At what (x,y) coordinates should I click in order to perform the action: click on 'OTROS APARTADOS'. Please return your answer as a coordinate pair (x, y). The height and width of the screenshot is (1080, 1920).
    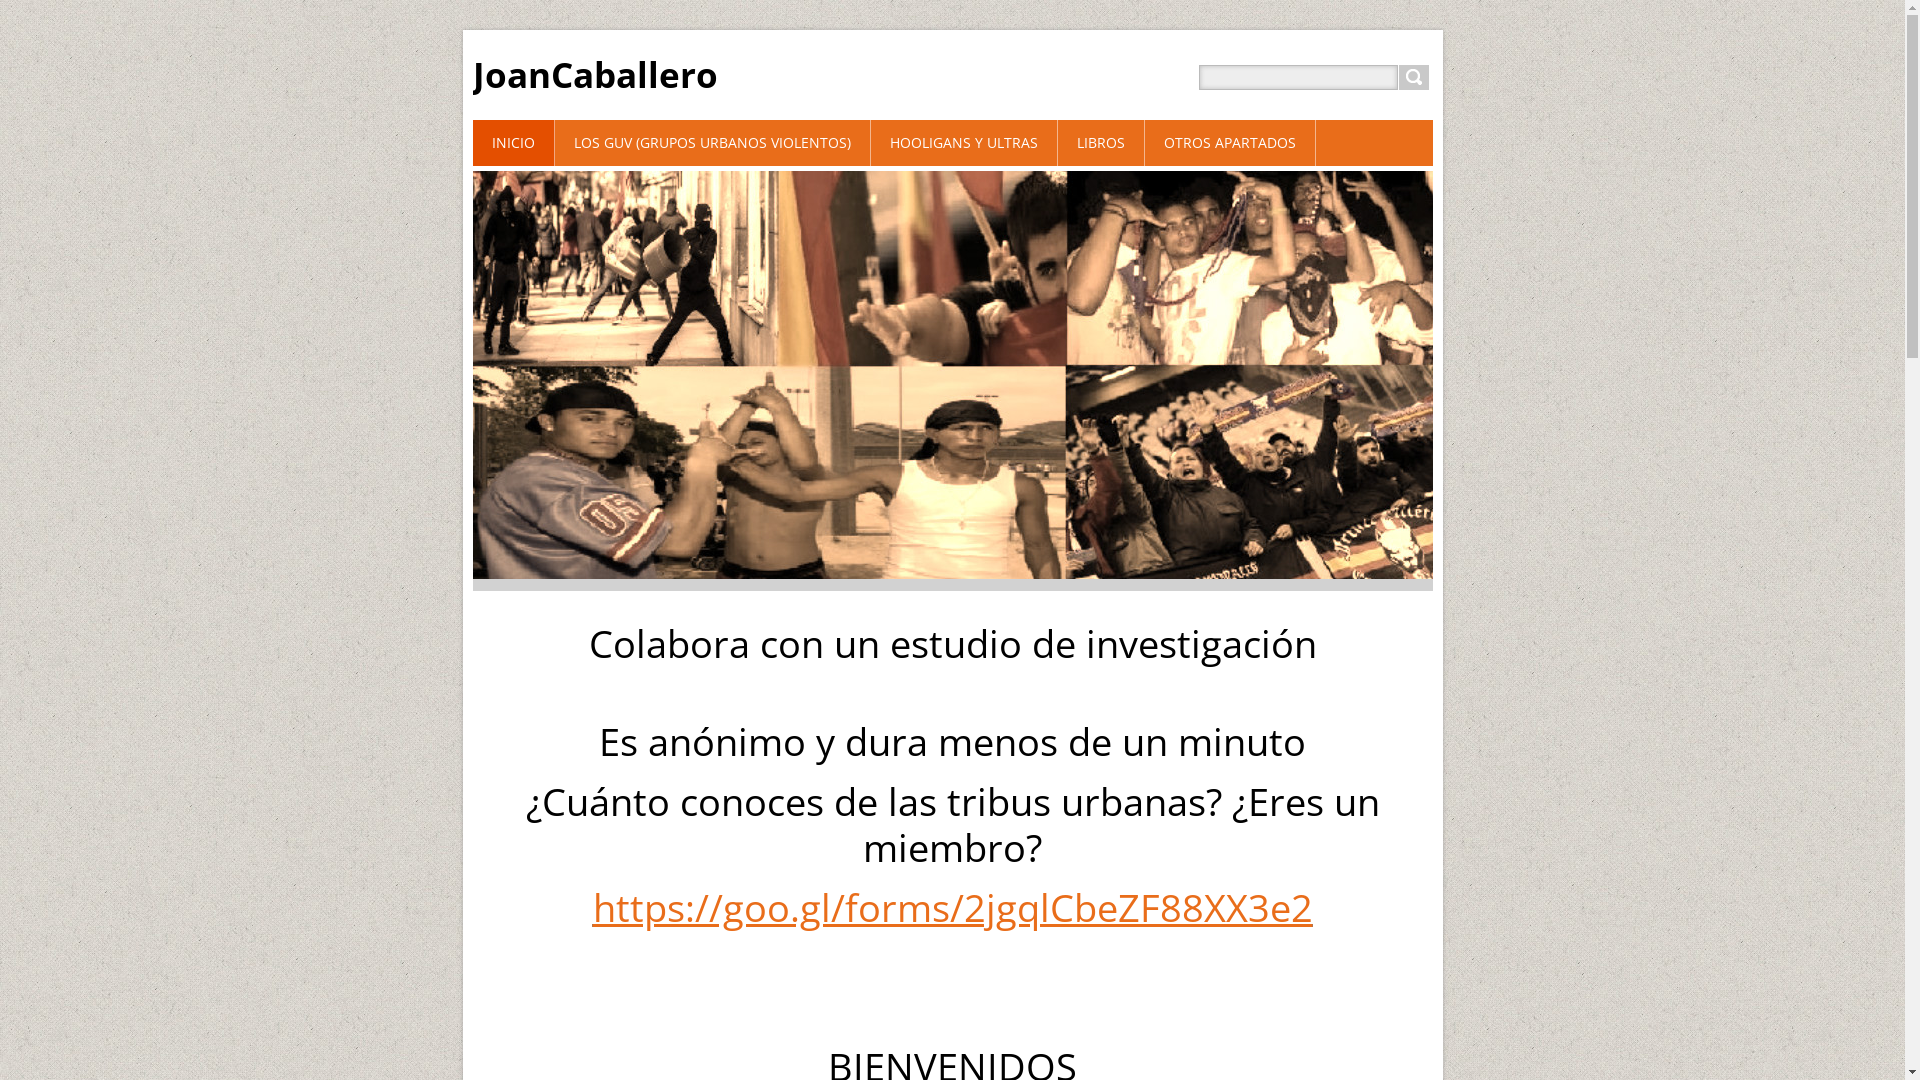
    Looking at the image, I should click on (1143, 141).